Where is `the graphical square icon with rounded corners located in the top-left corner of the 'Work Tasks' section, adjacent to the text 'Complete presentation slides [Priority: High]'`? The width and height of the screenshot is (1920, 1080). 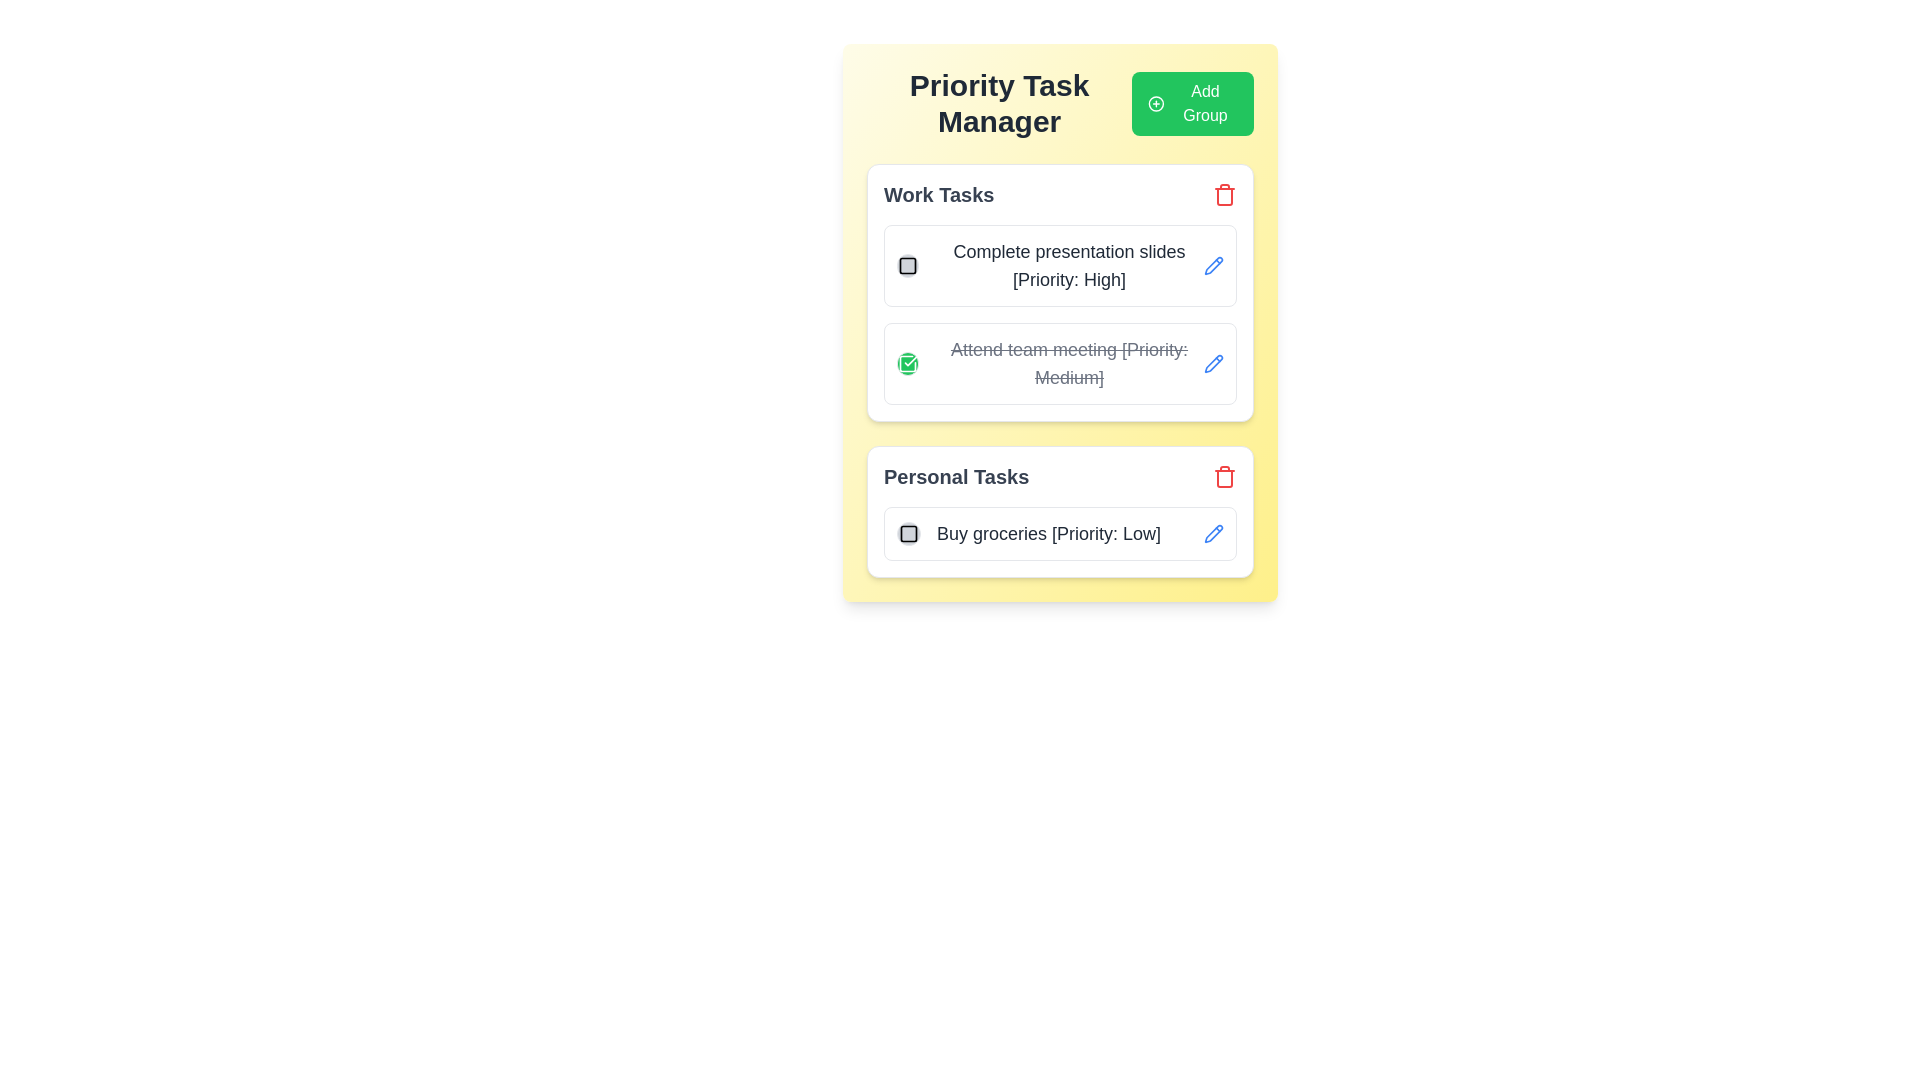 the graphical square icon with rounded corners located in the top-left corner of the 'Work Tasks' section, adjacent to the text 'Complete presentation slides [Priority: High]' is located at coordinates (906, 265).